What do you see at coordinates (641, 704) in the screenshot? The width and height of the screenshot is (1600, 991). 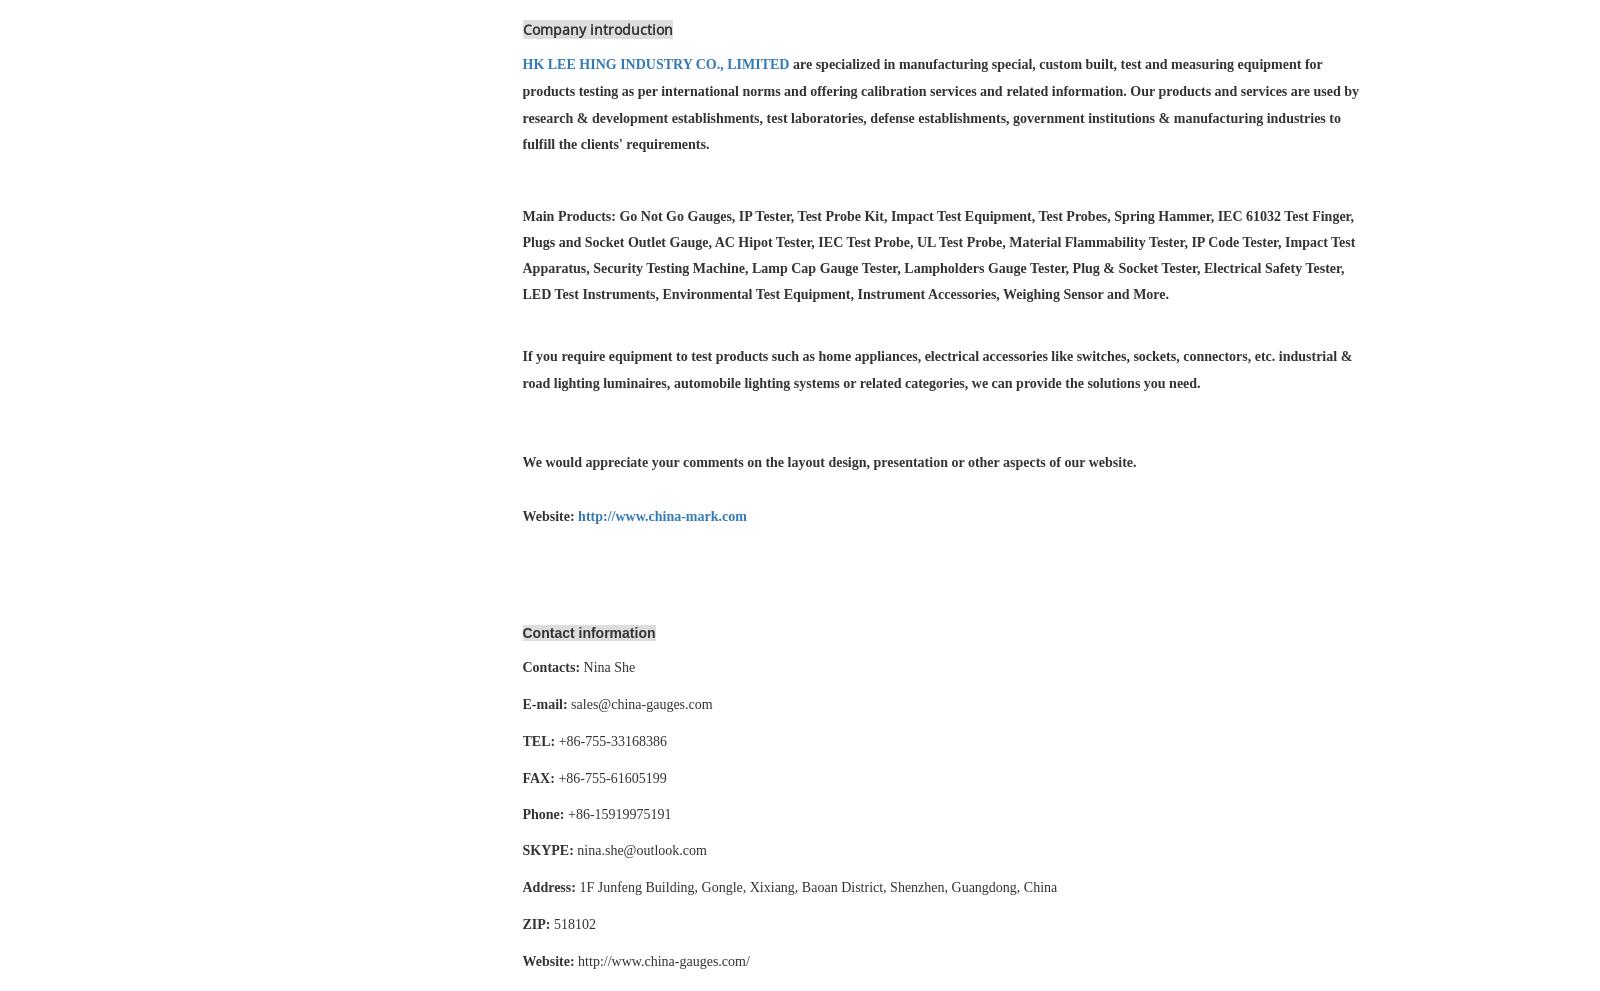 I see `'sales@china-gauges.com'` at bounding box center [641, 704].